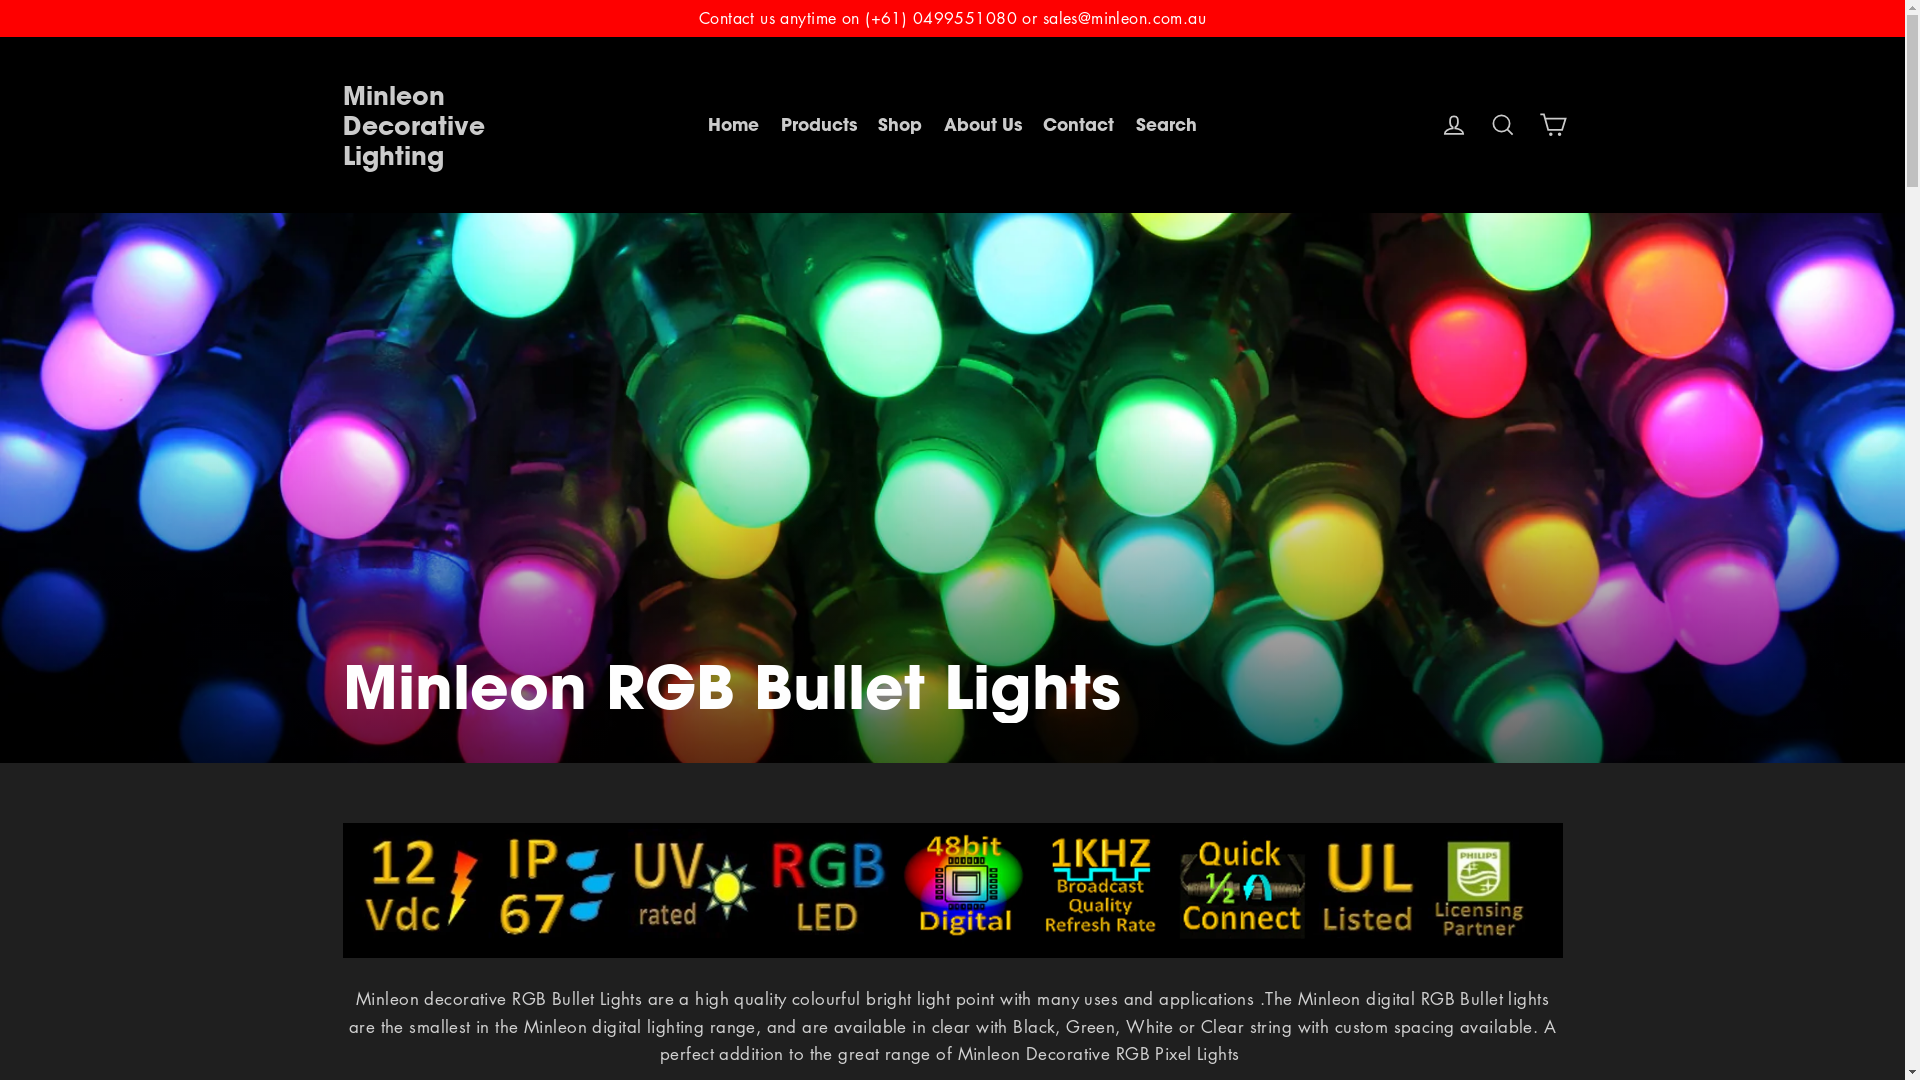  What do you see at coordinates (732, 124) in the screenshot?
I see `'Home'` at bounding box center [732, 124].